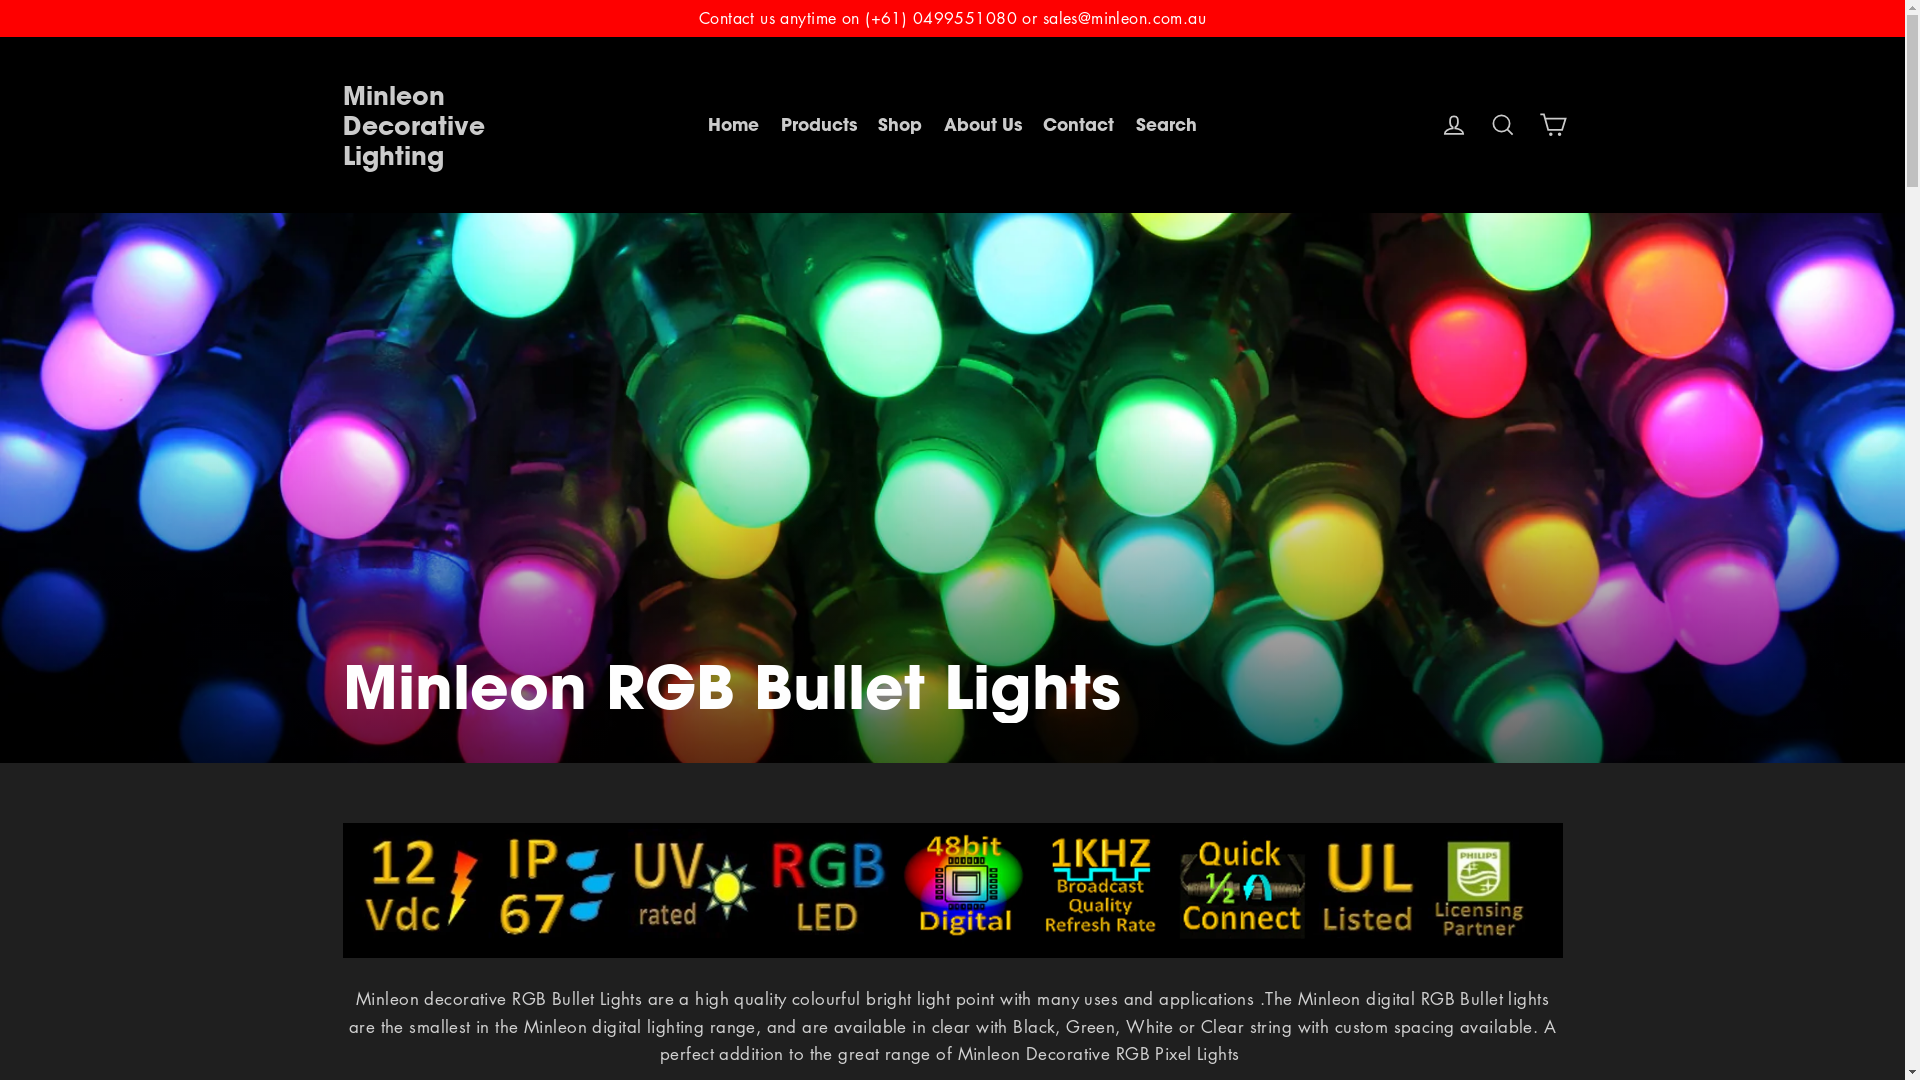  What do you see at coordinates (732, 124) in the screenshot?
I see `'Home'` at bounding box center [732, 124].